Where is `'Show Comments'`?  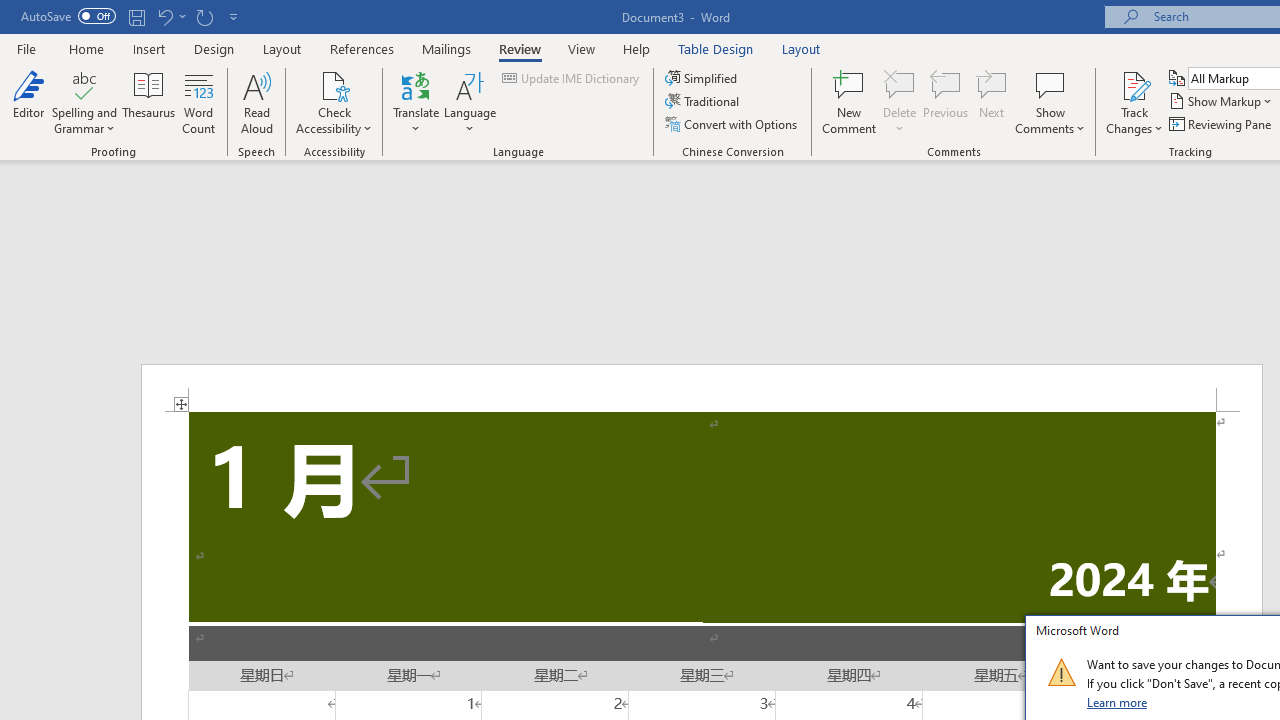
'Show Comments' is located at coordinates (1049, 84).